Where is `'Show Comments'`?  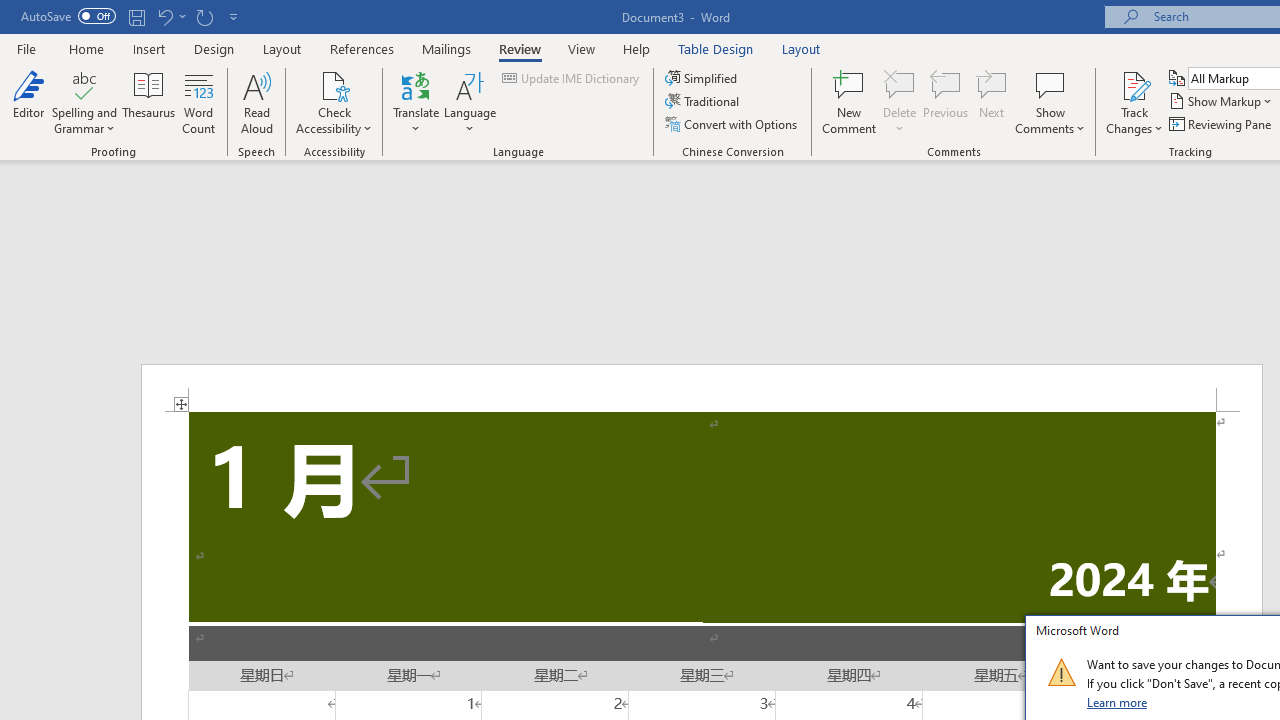
'Show Comments' is located at coordinates (1049, 84).